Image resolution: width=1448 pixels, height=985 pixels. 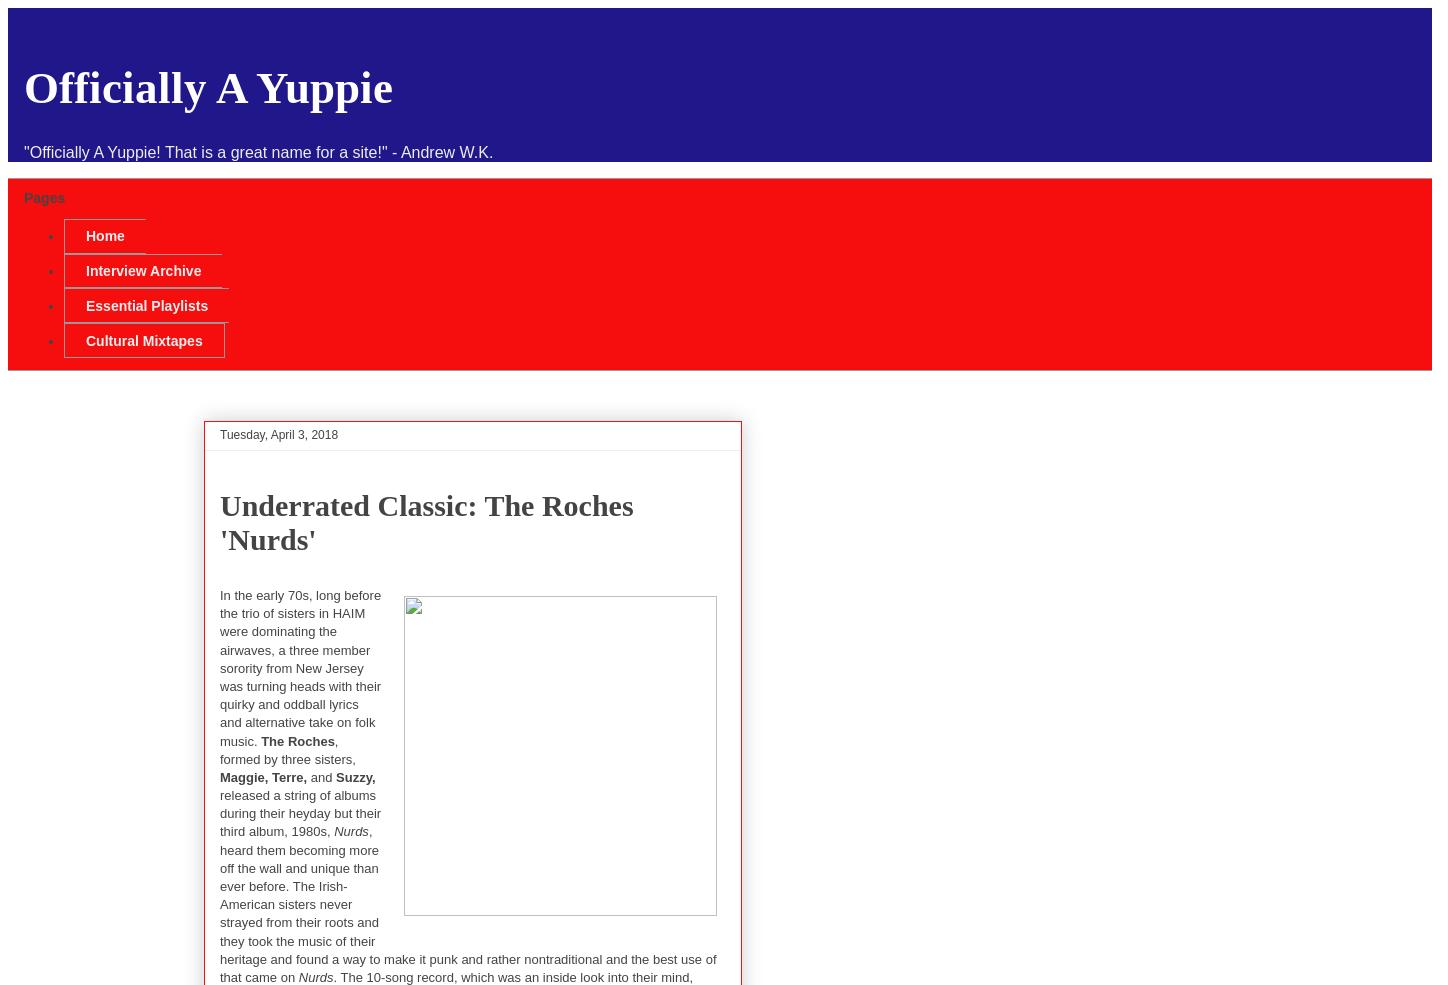 I want to click on 'Underrated Classic: The Roches 'Nurds'', so click(x=426, y=522).